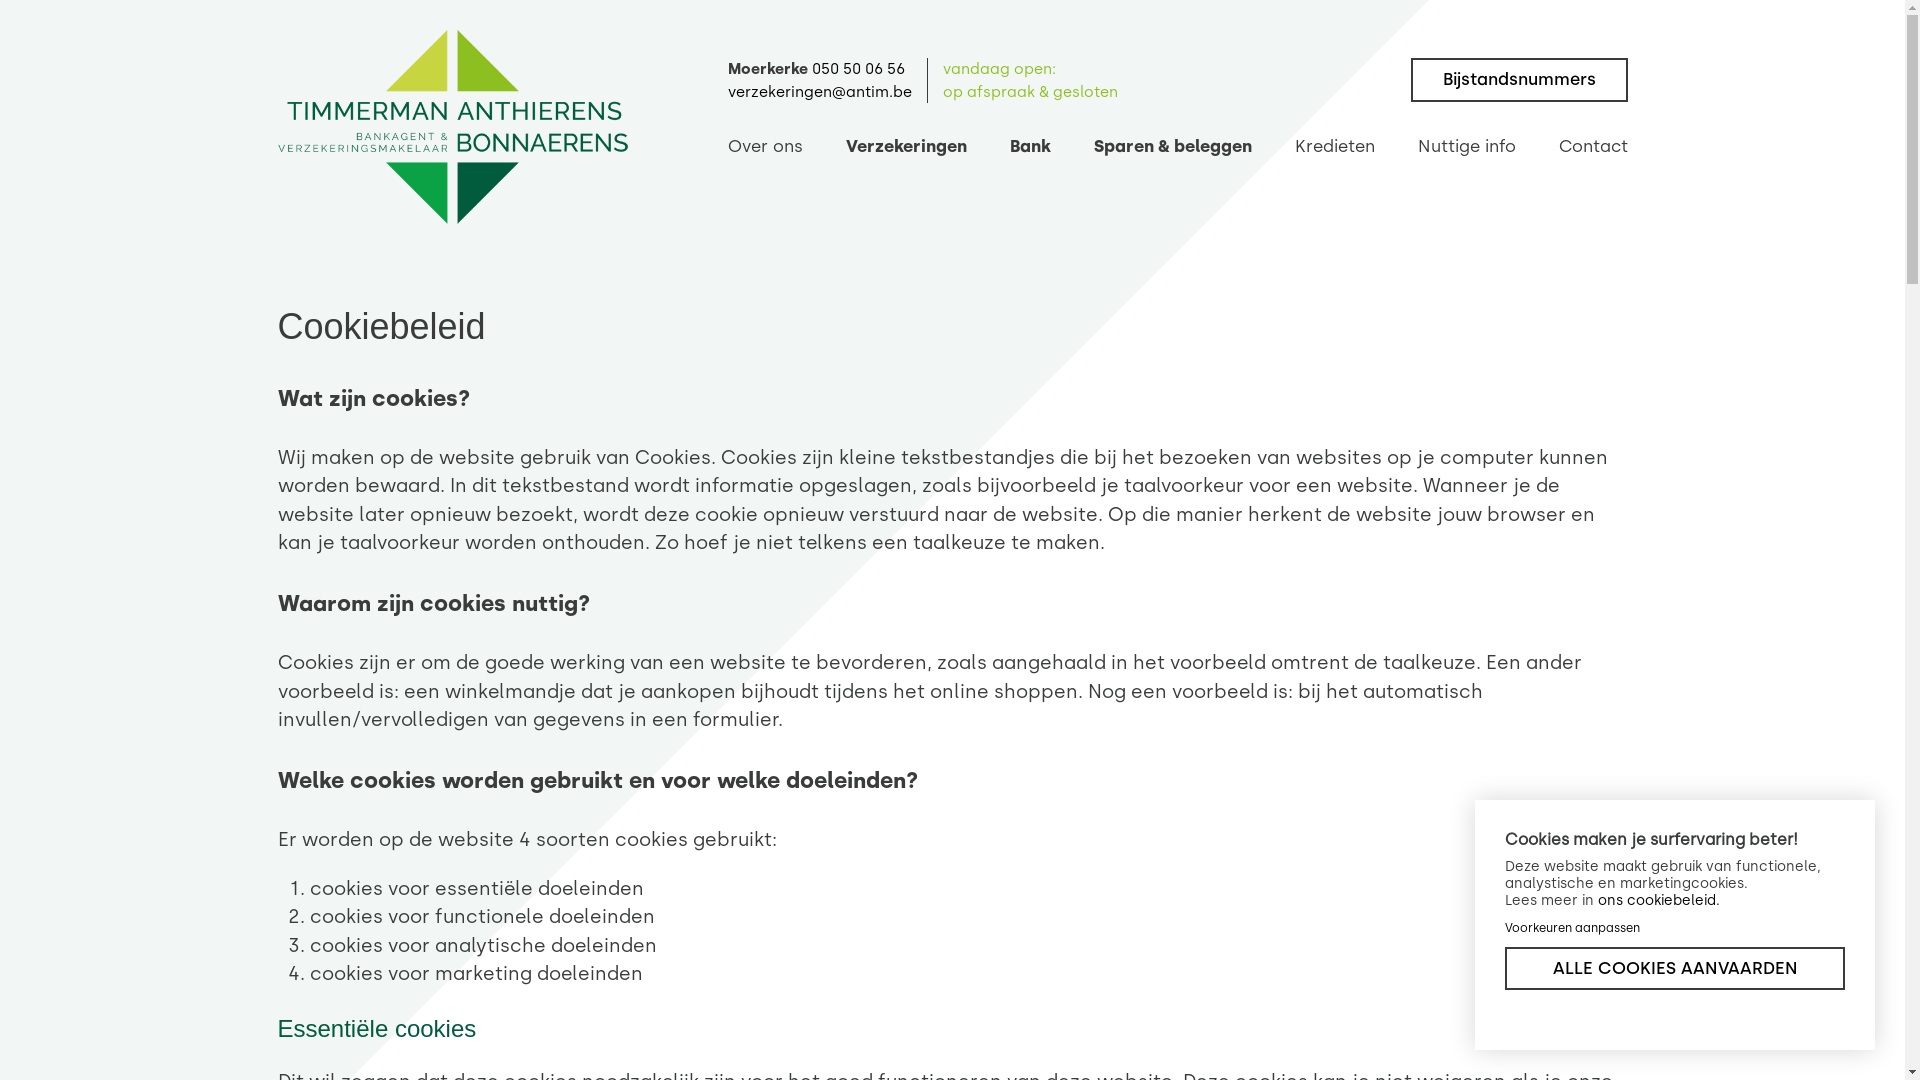 The height and width of the screenshot is (1080, 1920). What do you see at coordinates (858, 68) in the screenshot?
I see `'050 50 06 56'` at bounding box center [858, 68].